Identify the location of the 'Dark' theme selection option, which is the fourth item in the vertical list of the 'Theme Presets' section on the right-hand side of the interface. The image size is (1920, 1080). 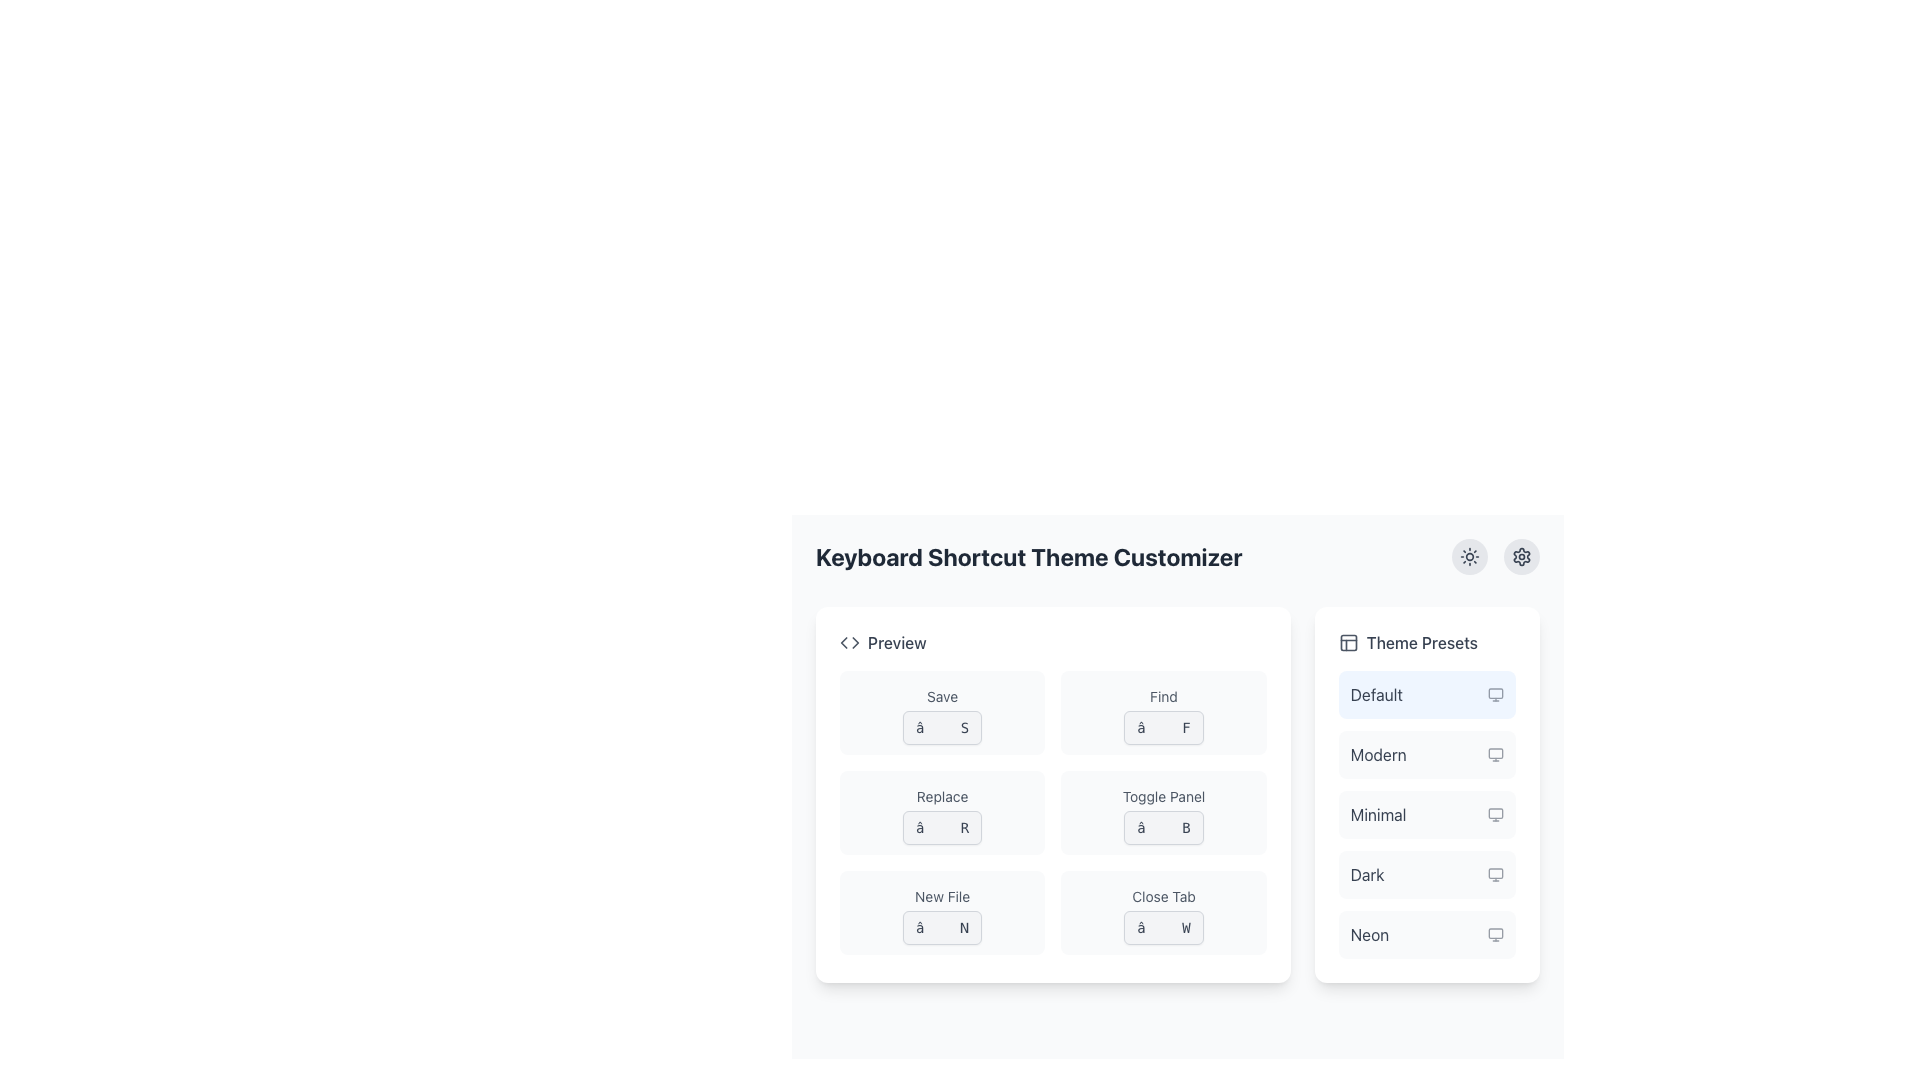
(1426, 874).